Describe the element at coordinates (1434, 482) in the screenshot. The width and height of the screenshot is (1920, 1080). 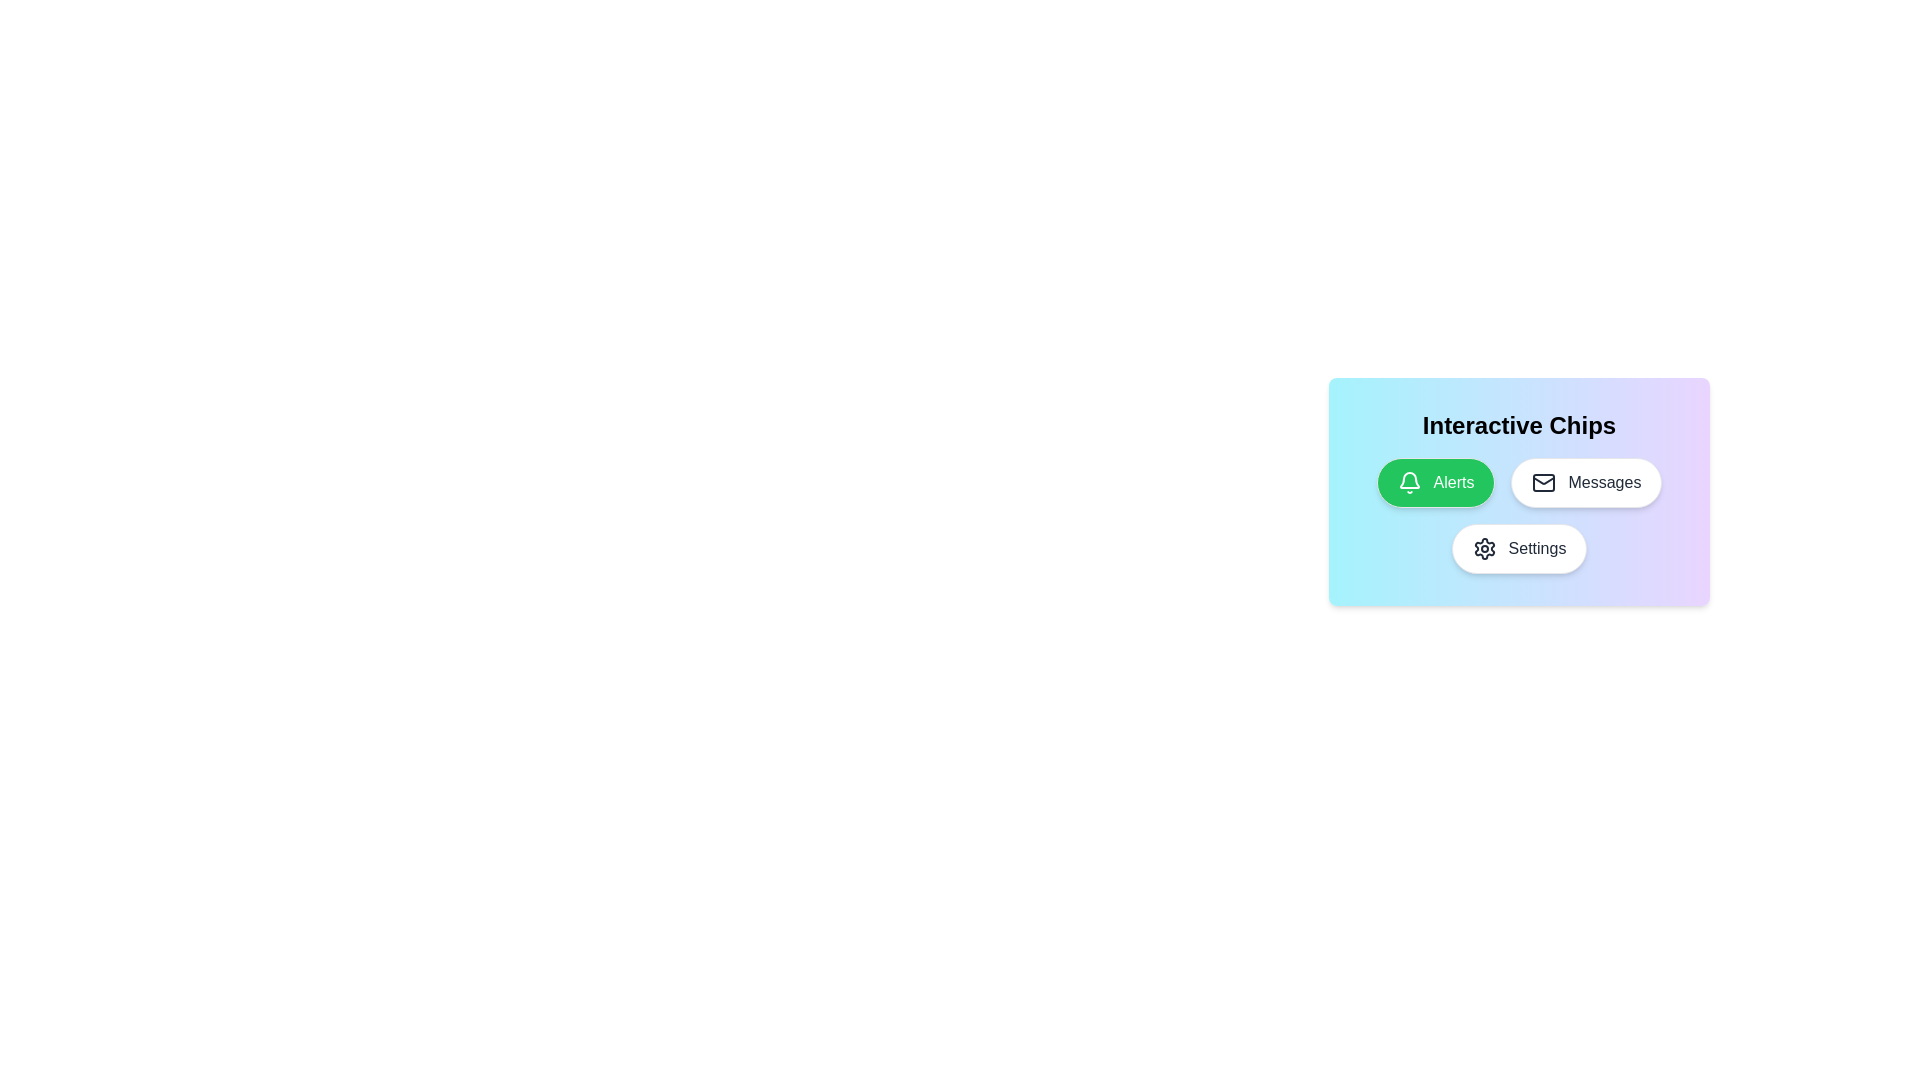
I see `the chip labeled Alerts to toggle its selection state` at that location.